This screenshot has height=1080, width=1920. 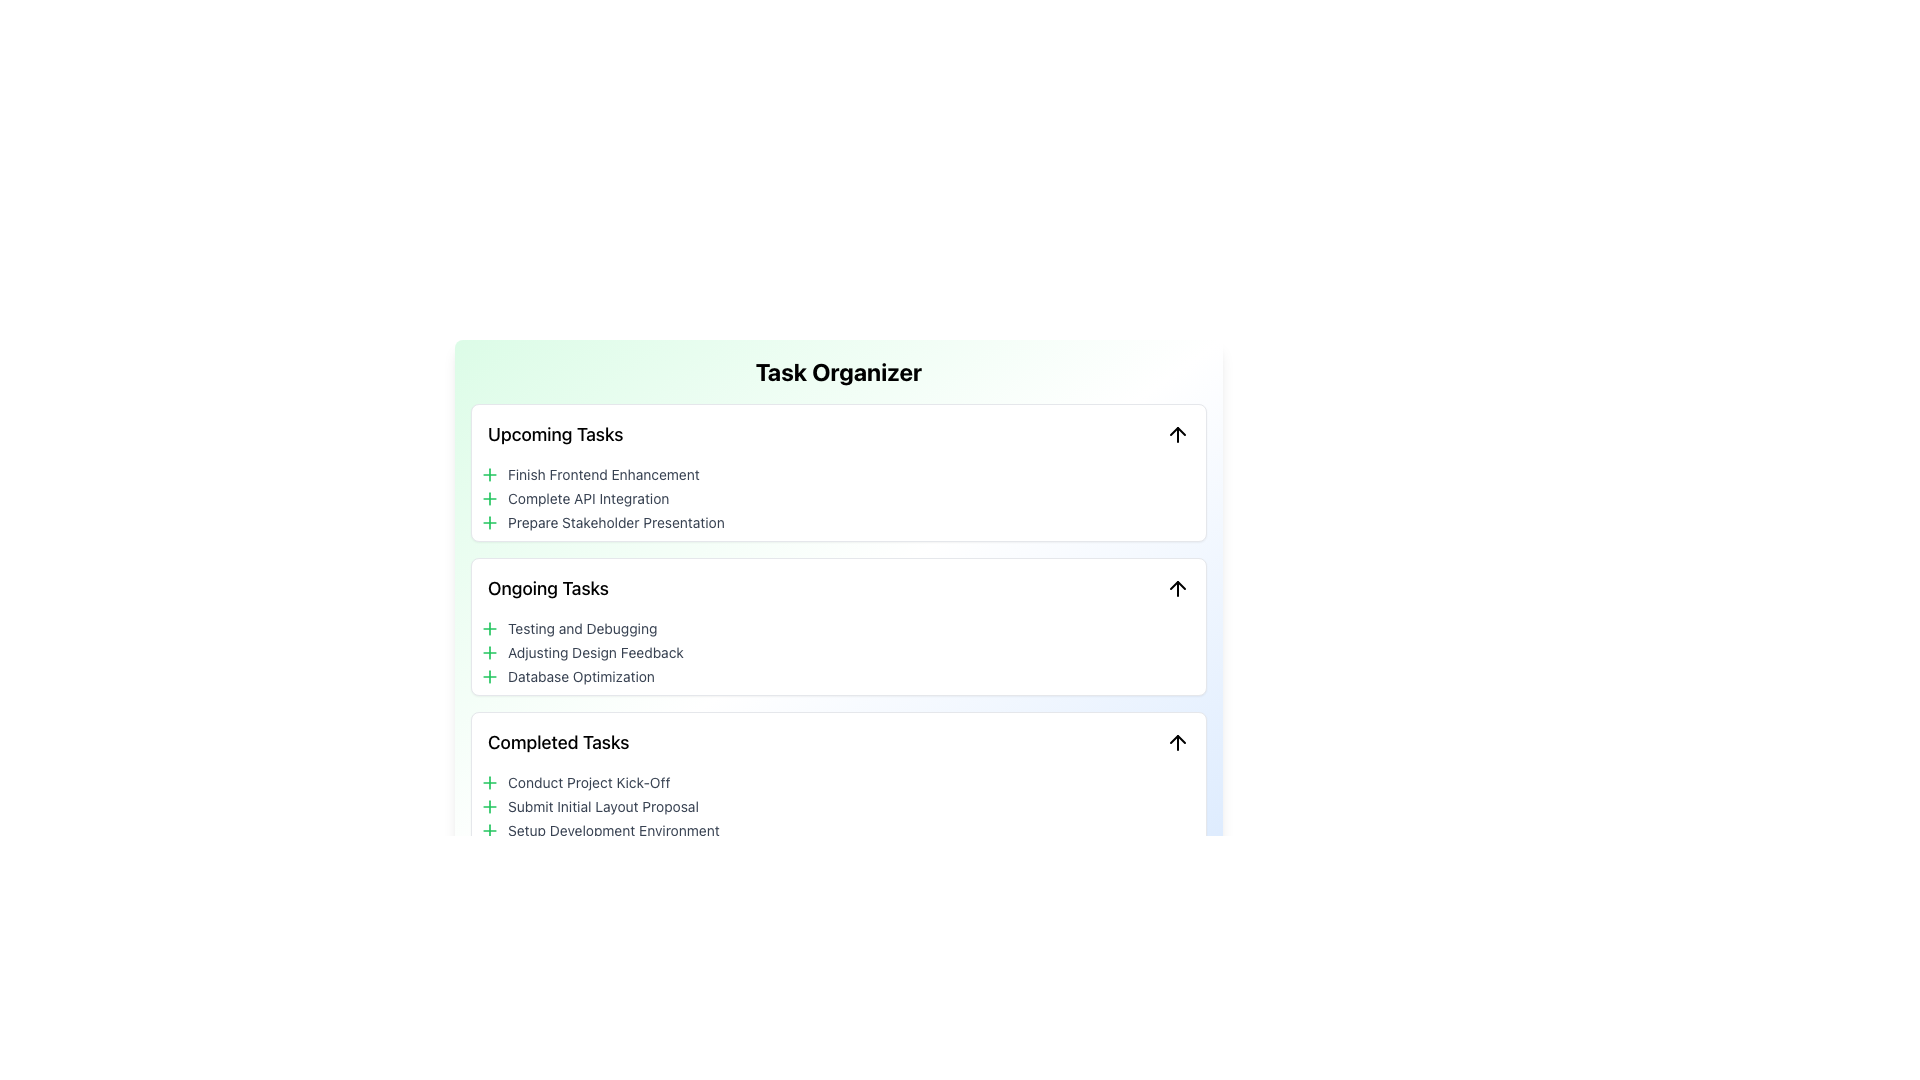 What do you see at coordinates (558, 743) in the screenshot?
I see `the Text label or heading that serves as the title for the completed tasks section` at bounding box center [558, 743].